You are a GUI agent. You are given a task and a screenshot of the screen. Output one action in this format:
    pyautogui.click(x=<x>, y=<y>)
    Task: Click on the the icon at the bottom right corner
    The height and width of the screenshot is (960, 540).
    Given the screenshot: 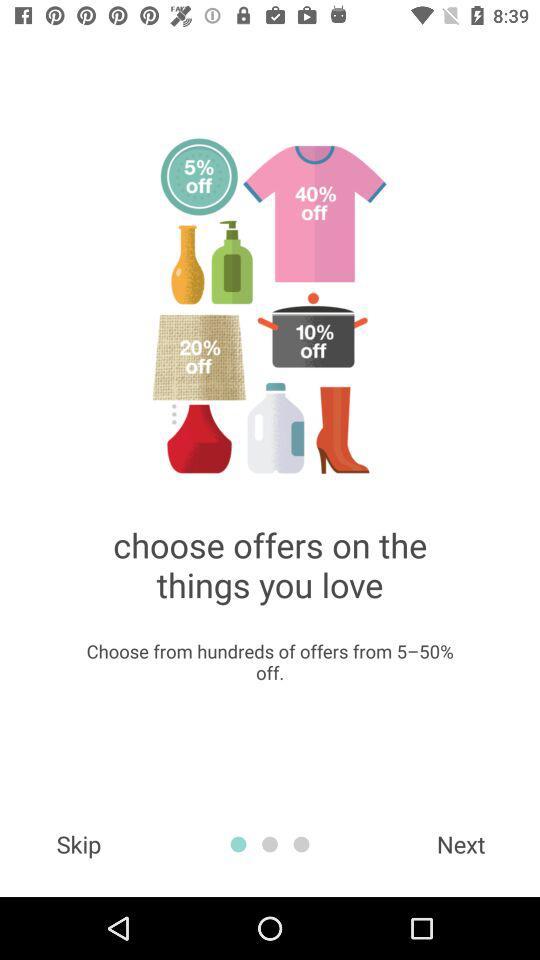 What is the action you would take?
    pyautogui.click(x=461, y=843)
    